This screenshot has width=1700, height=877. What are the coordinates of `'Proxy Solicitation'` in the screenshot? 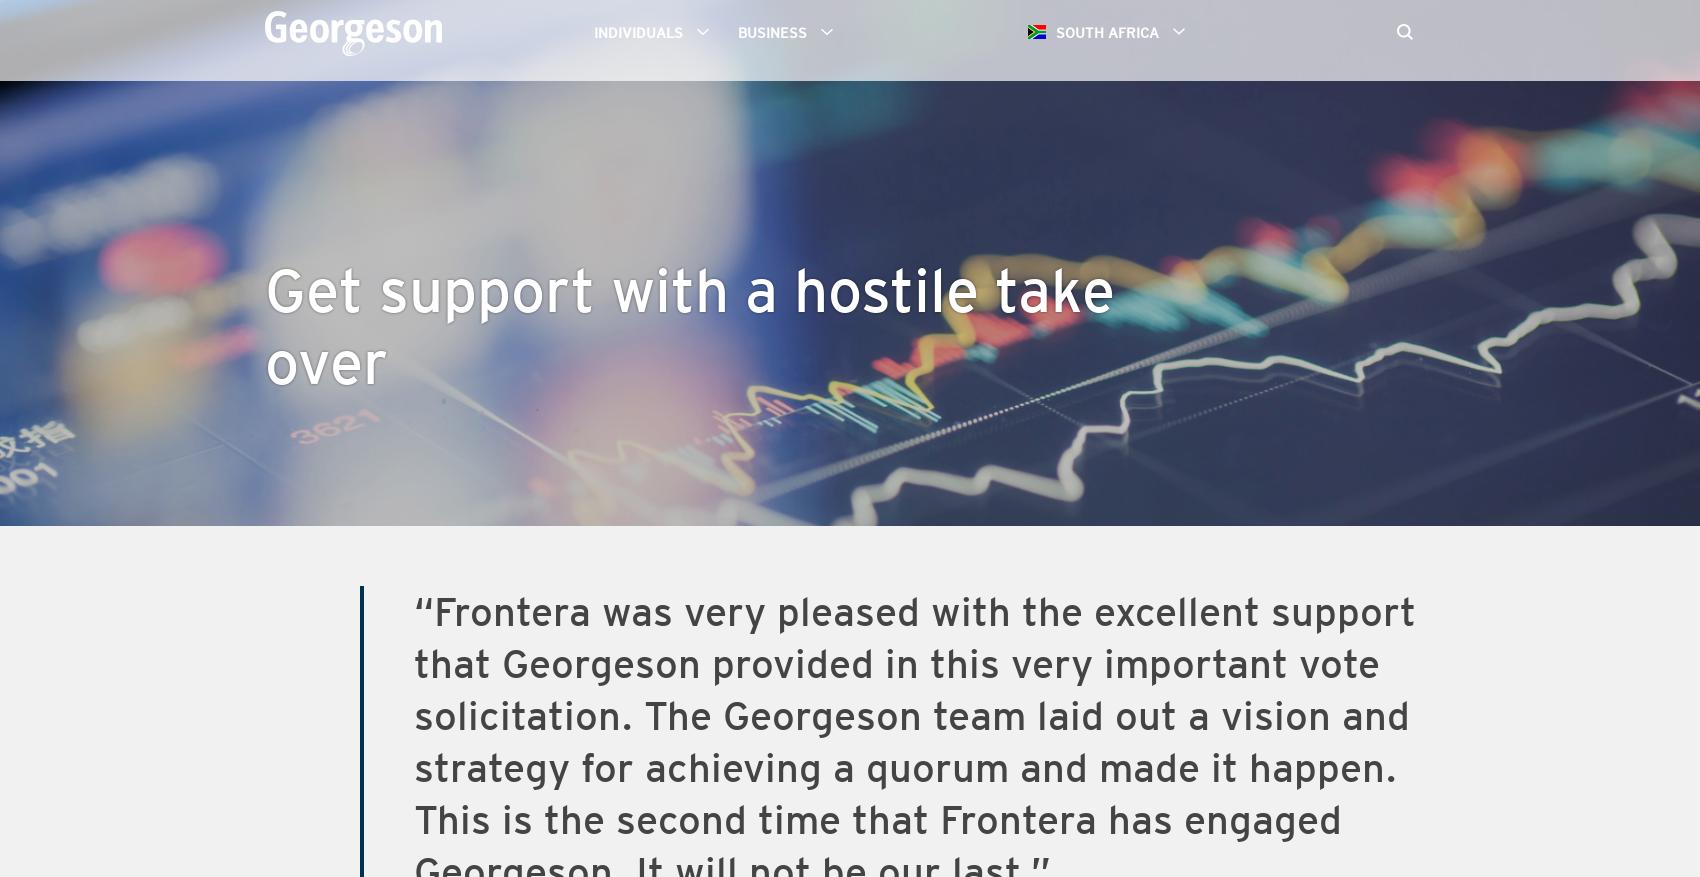 It's located at (533, 161).